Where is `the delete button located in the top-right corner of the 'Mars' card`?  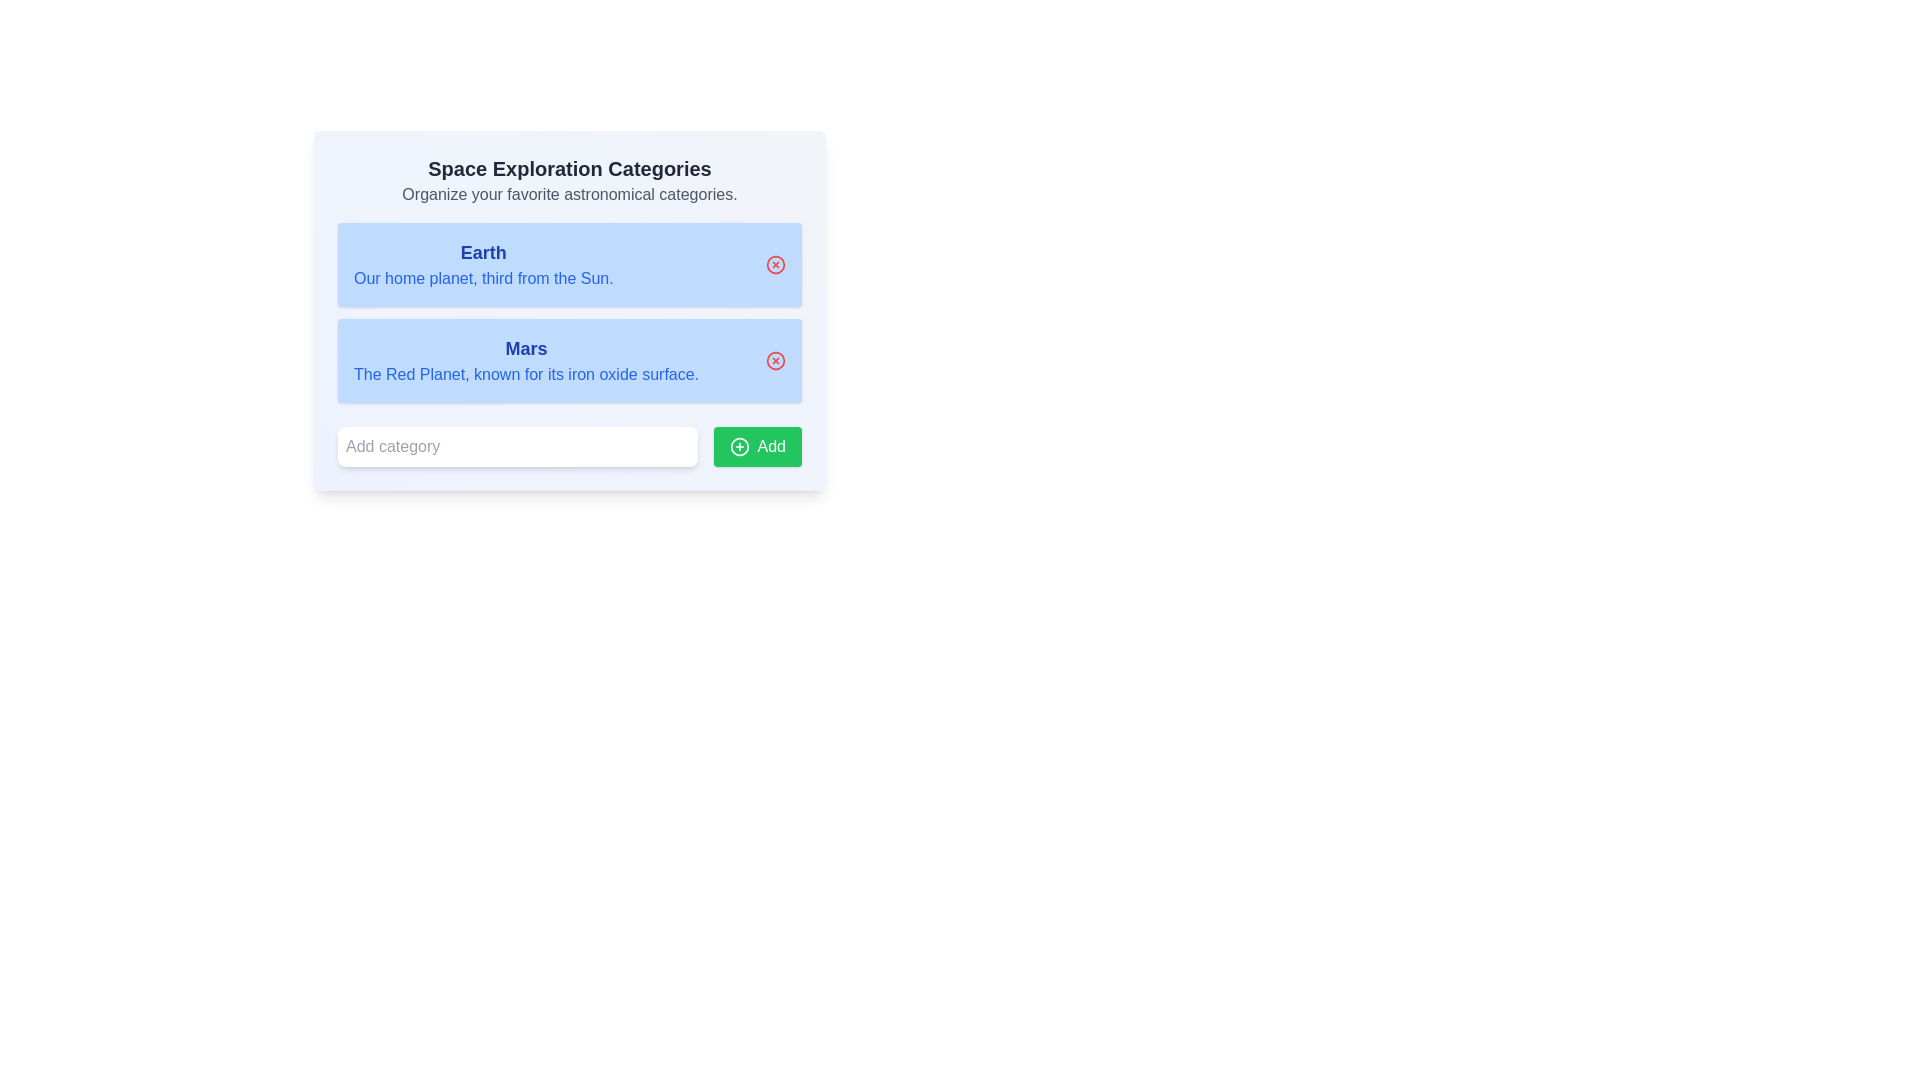 the delete button located in the top-right corner of the 'Mars' card is located at coordinates (775, 361).